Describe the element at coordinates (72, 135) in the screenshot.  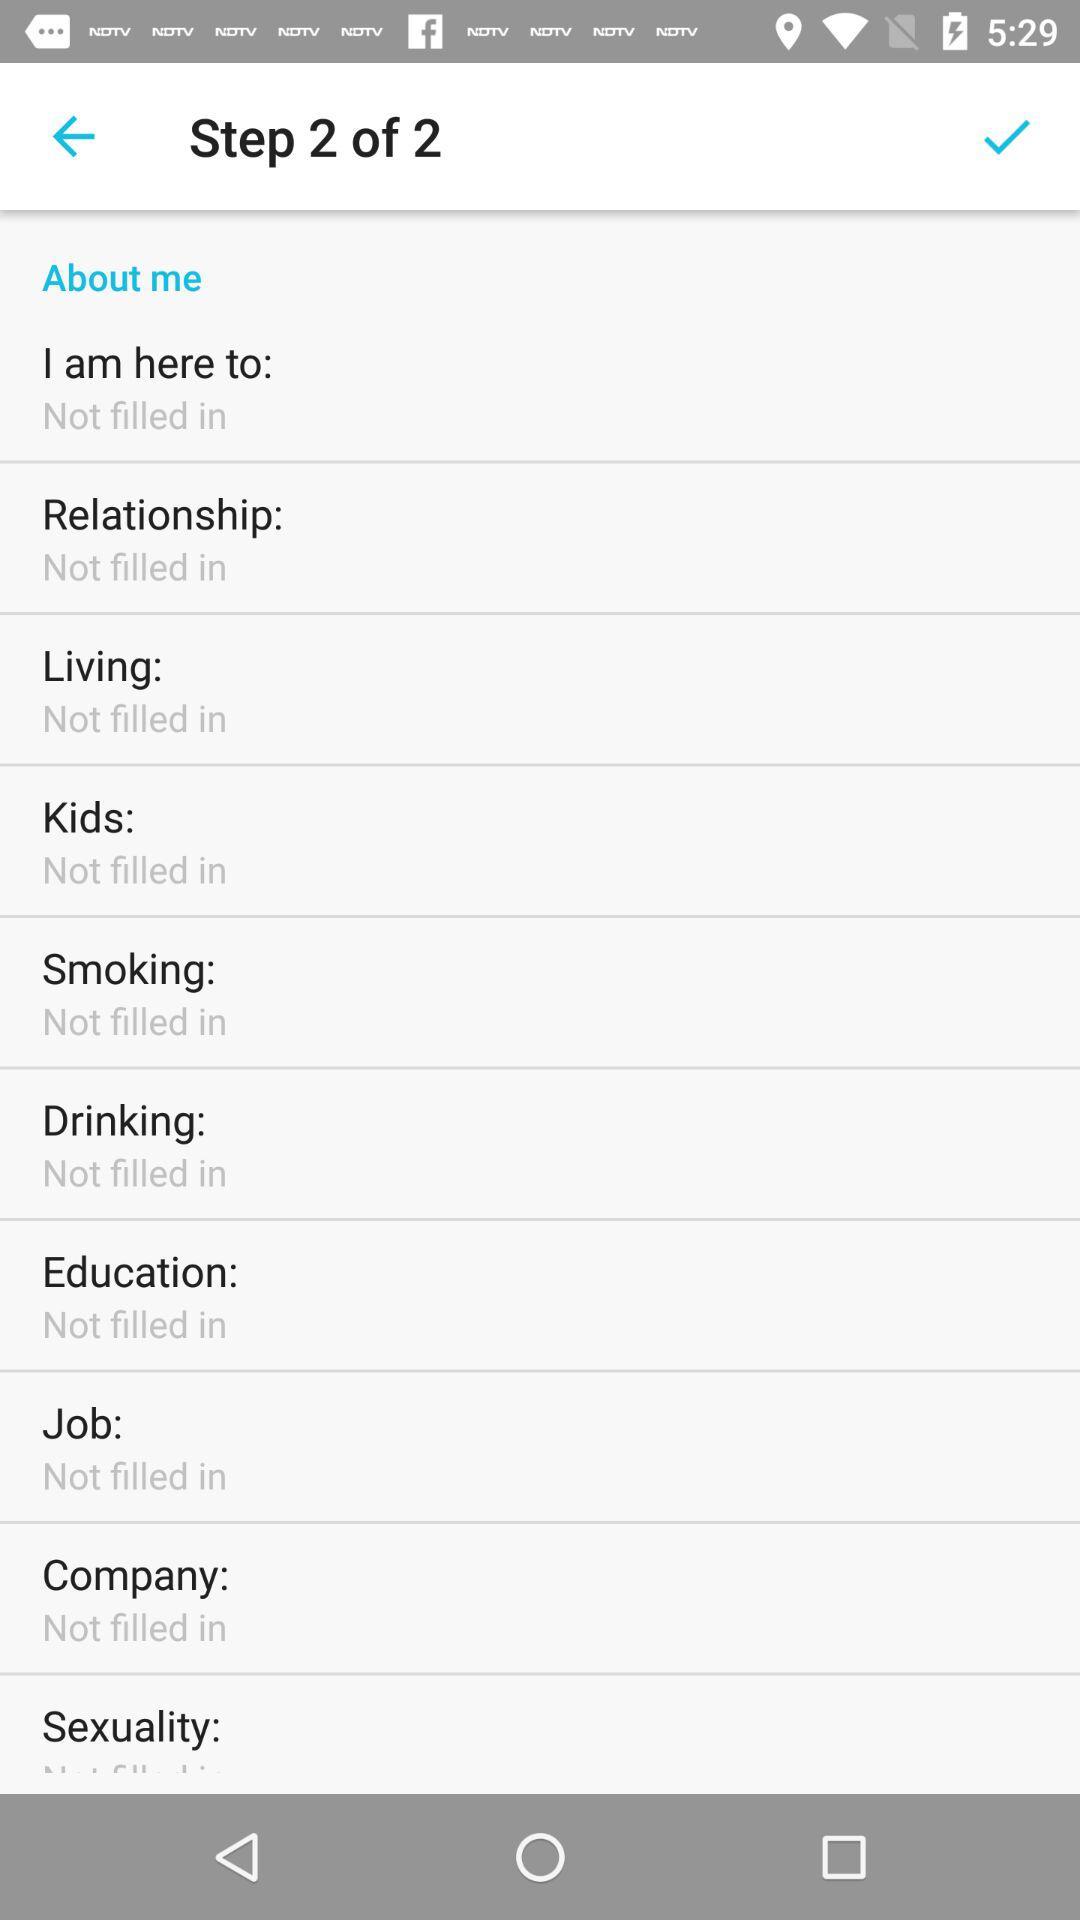
I see `item to the left of the step 2 of` at that location.